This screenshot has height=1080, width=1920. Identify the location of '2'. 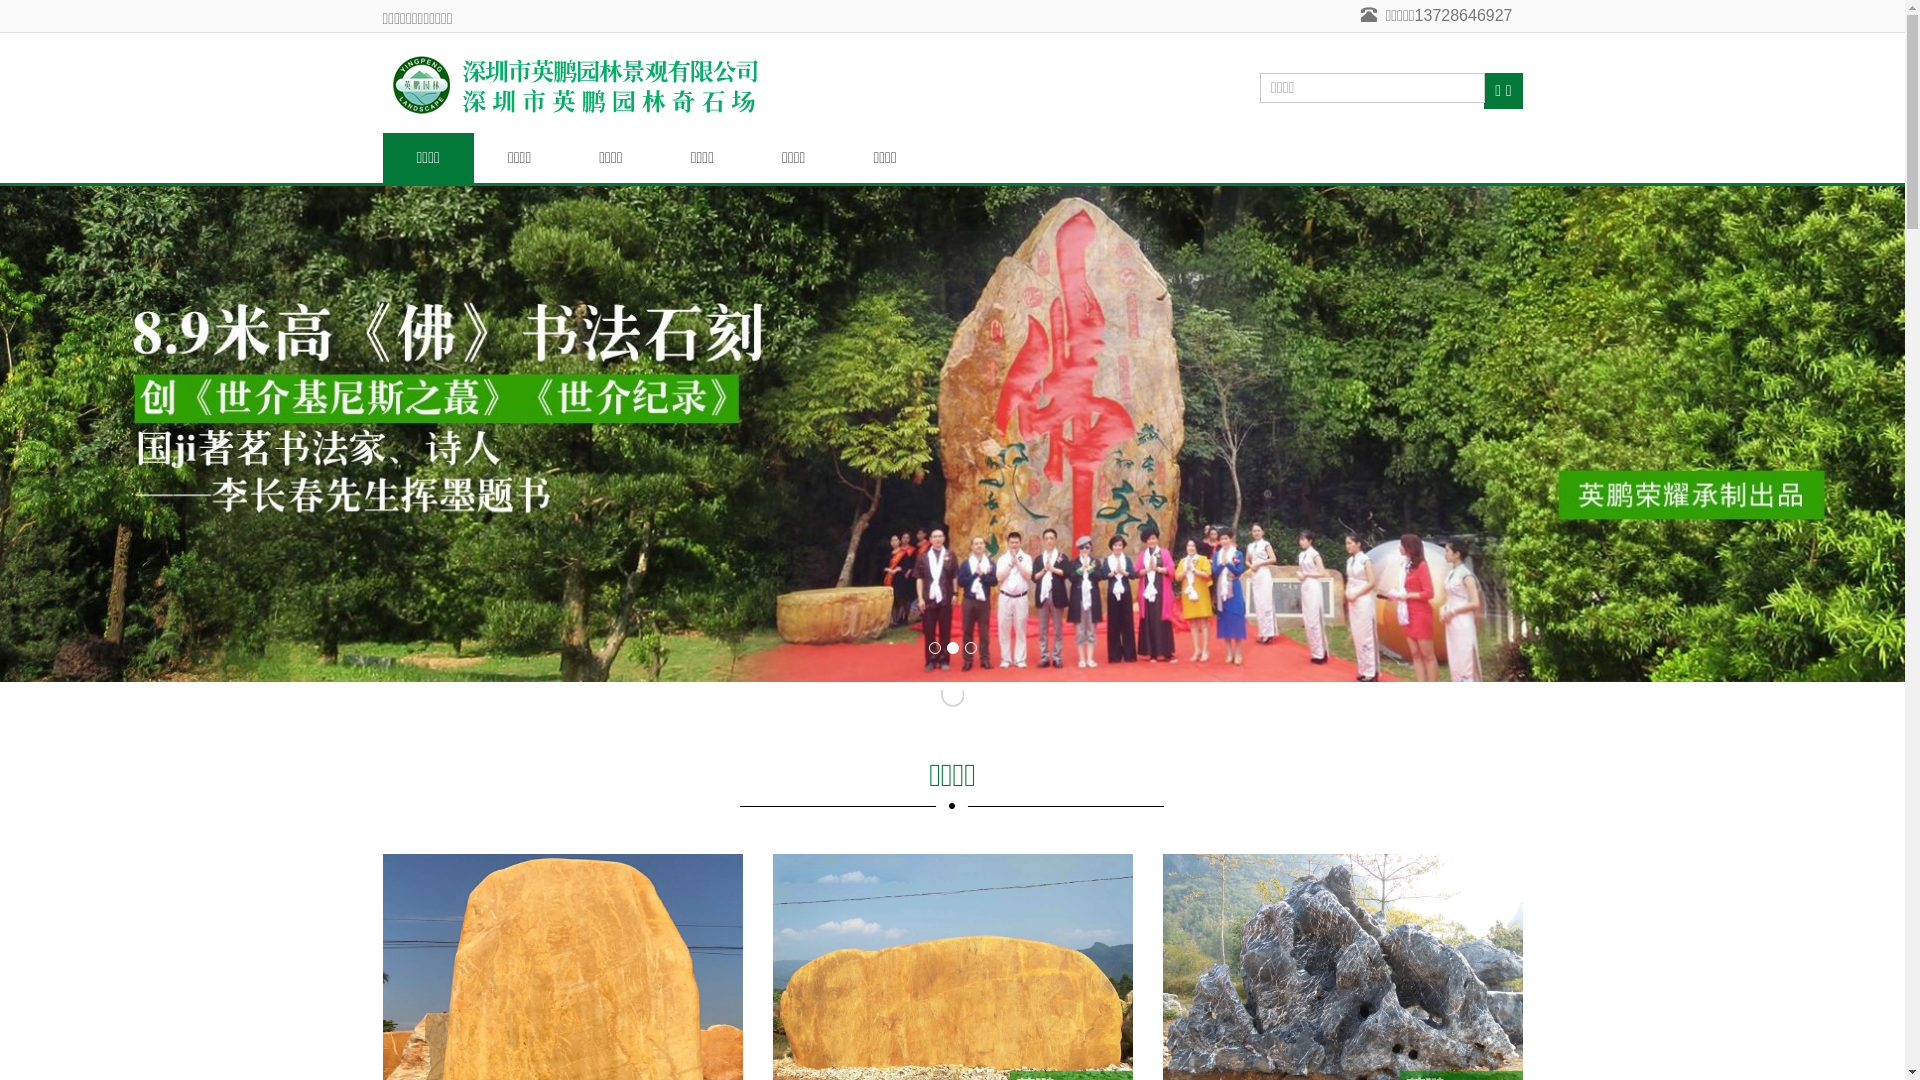
(944, 648).